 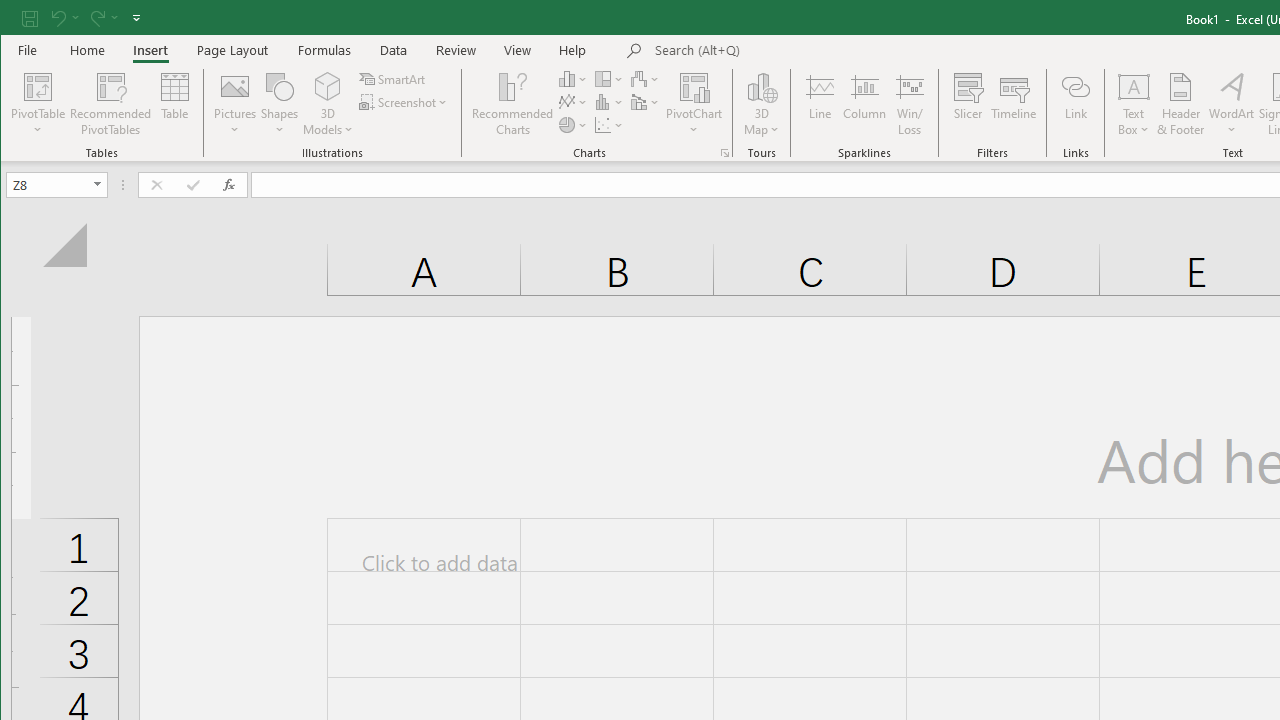 What do you see at coordinates (404, 102) in the screenshot?
I see `'Screenshot'` at bounding box center [404, 102].